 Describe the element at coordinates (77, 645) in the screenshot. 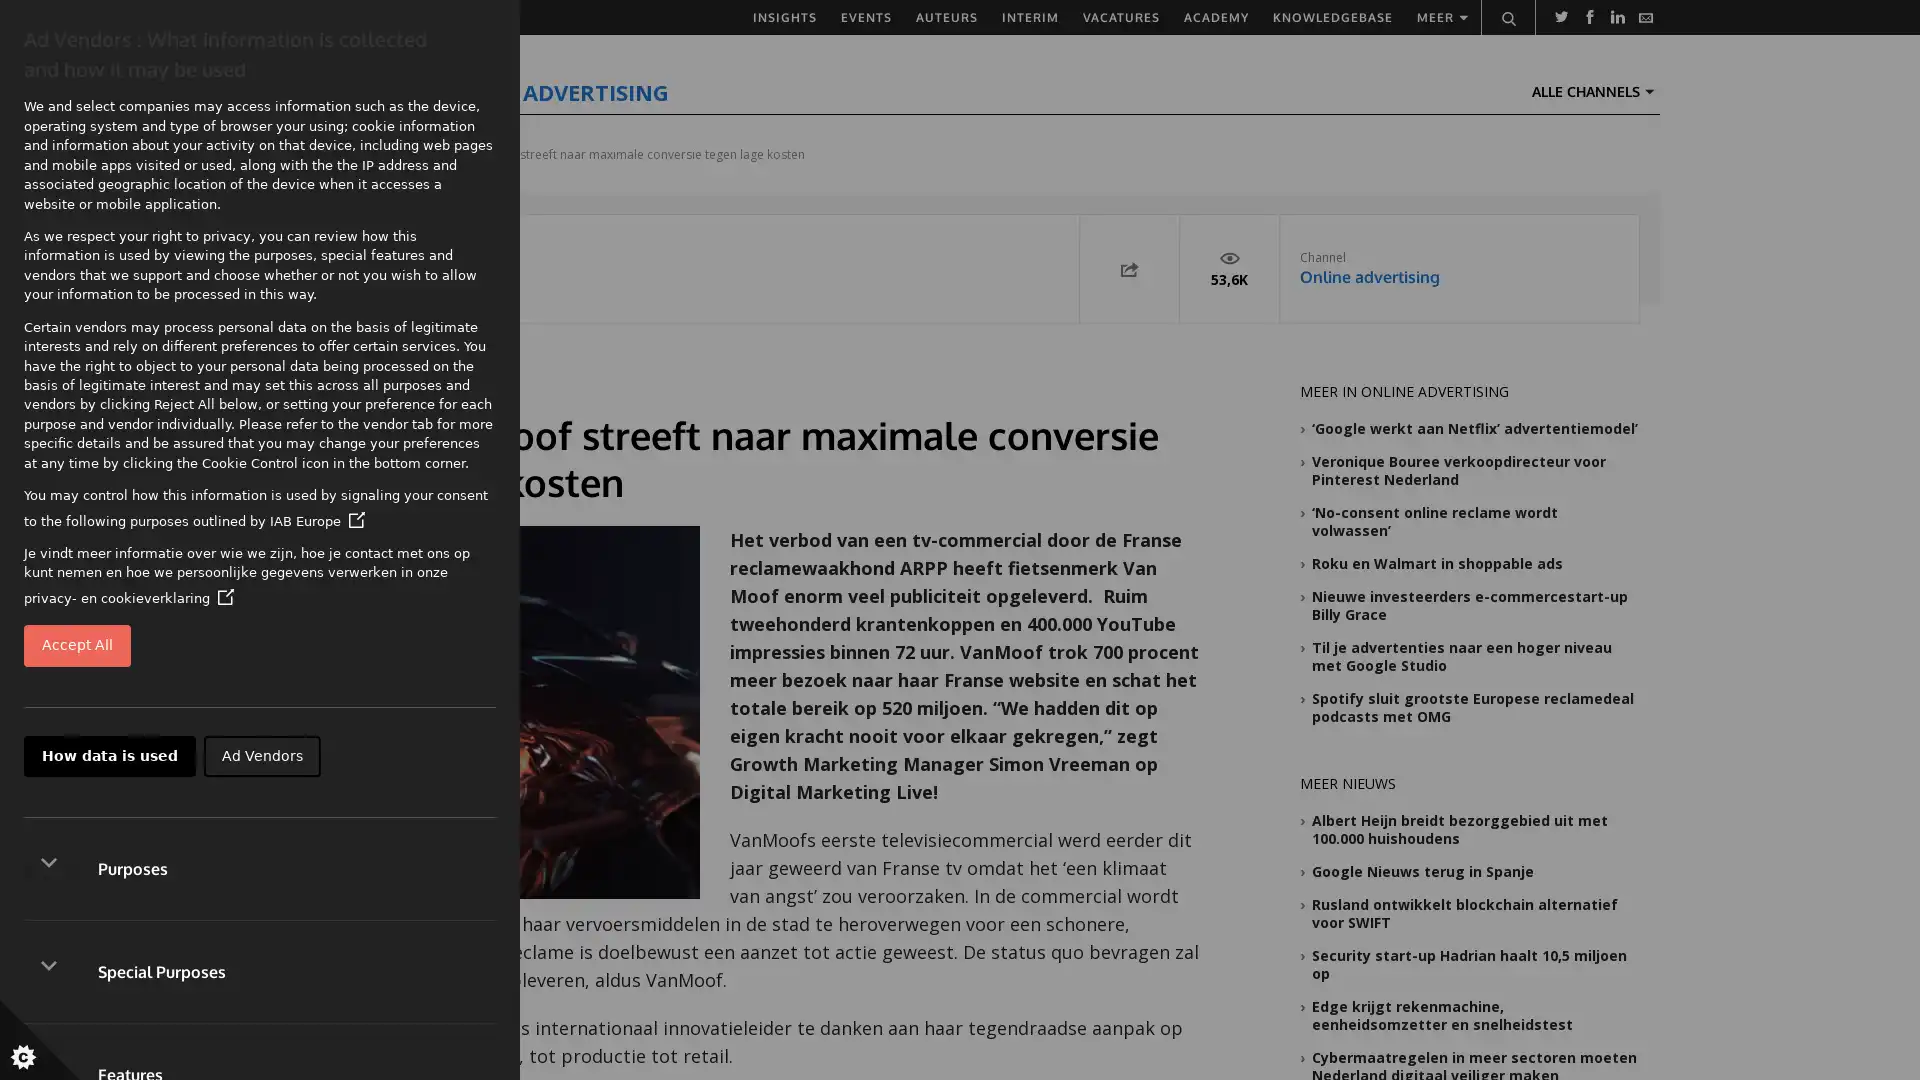

I see `Accept All` at that location.